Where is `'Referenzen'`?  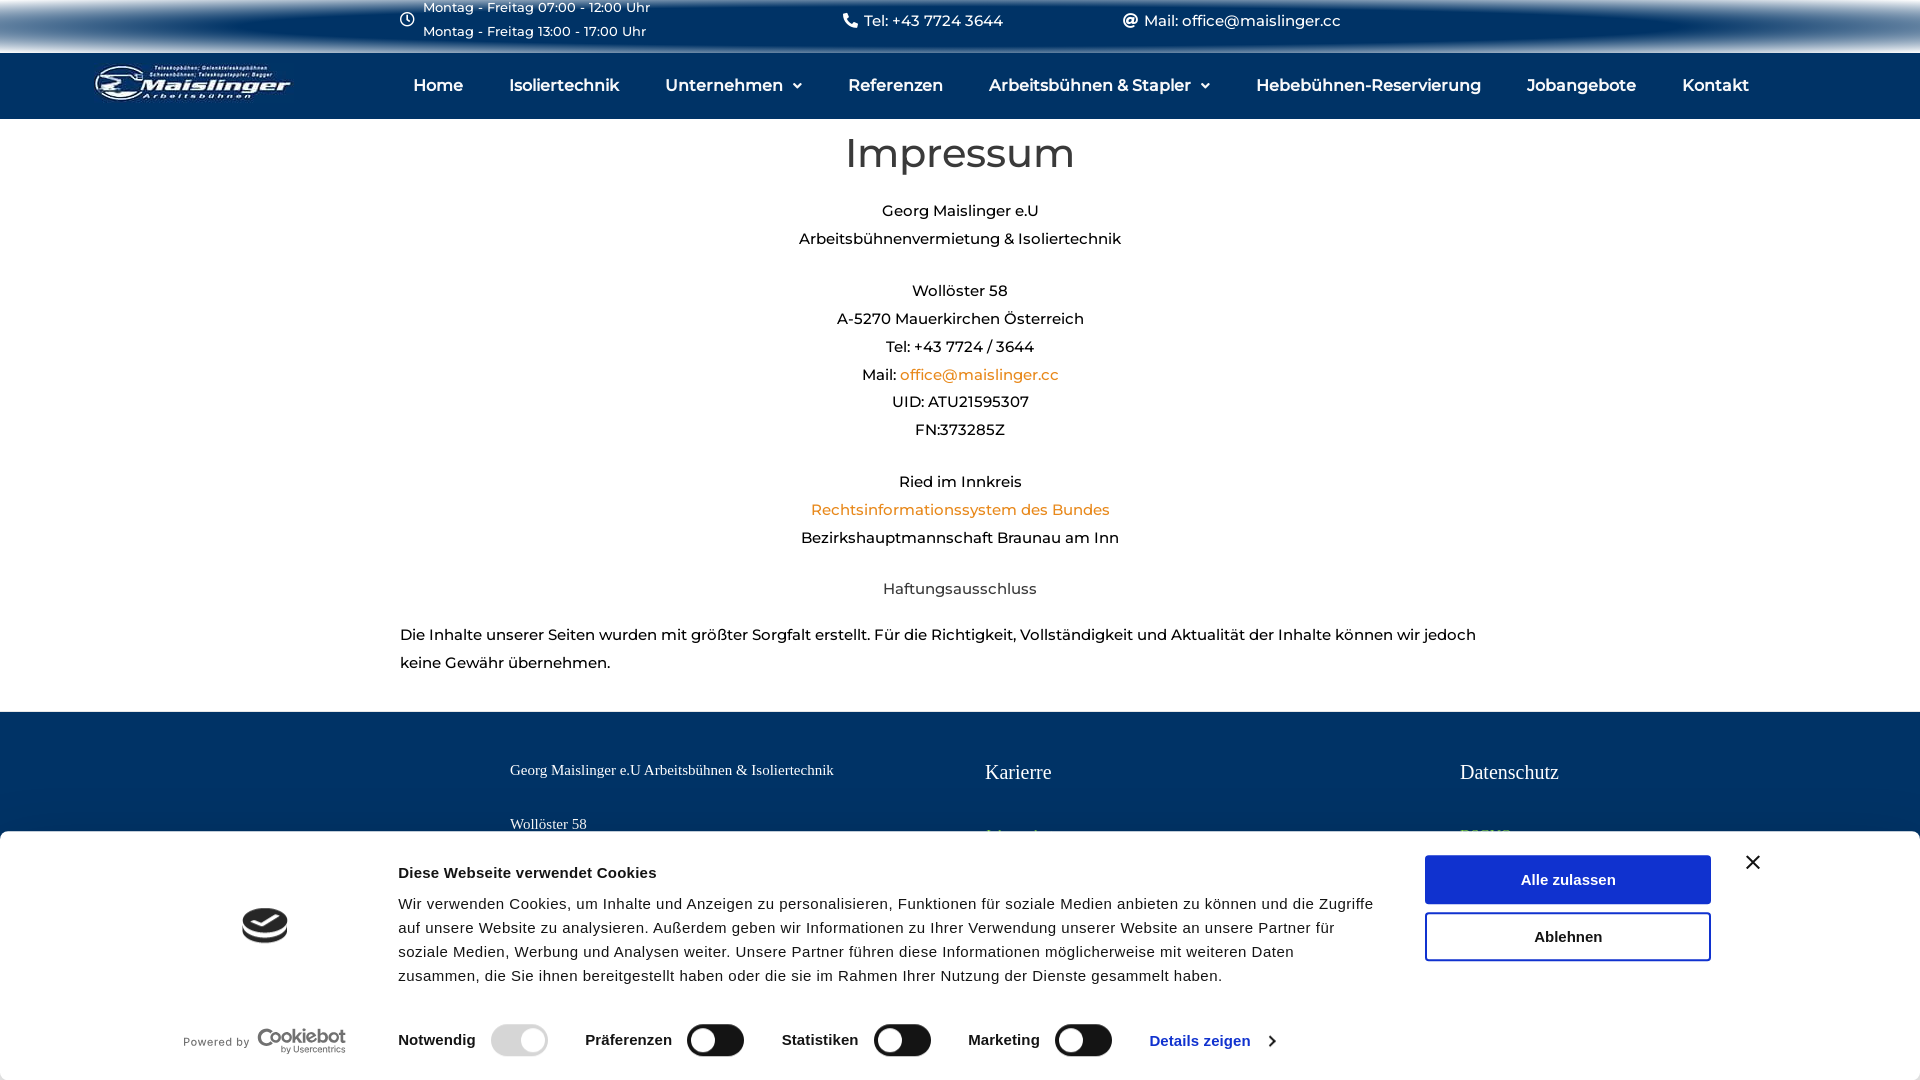 'Referenzen' is located at coordinates (894, 84).